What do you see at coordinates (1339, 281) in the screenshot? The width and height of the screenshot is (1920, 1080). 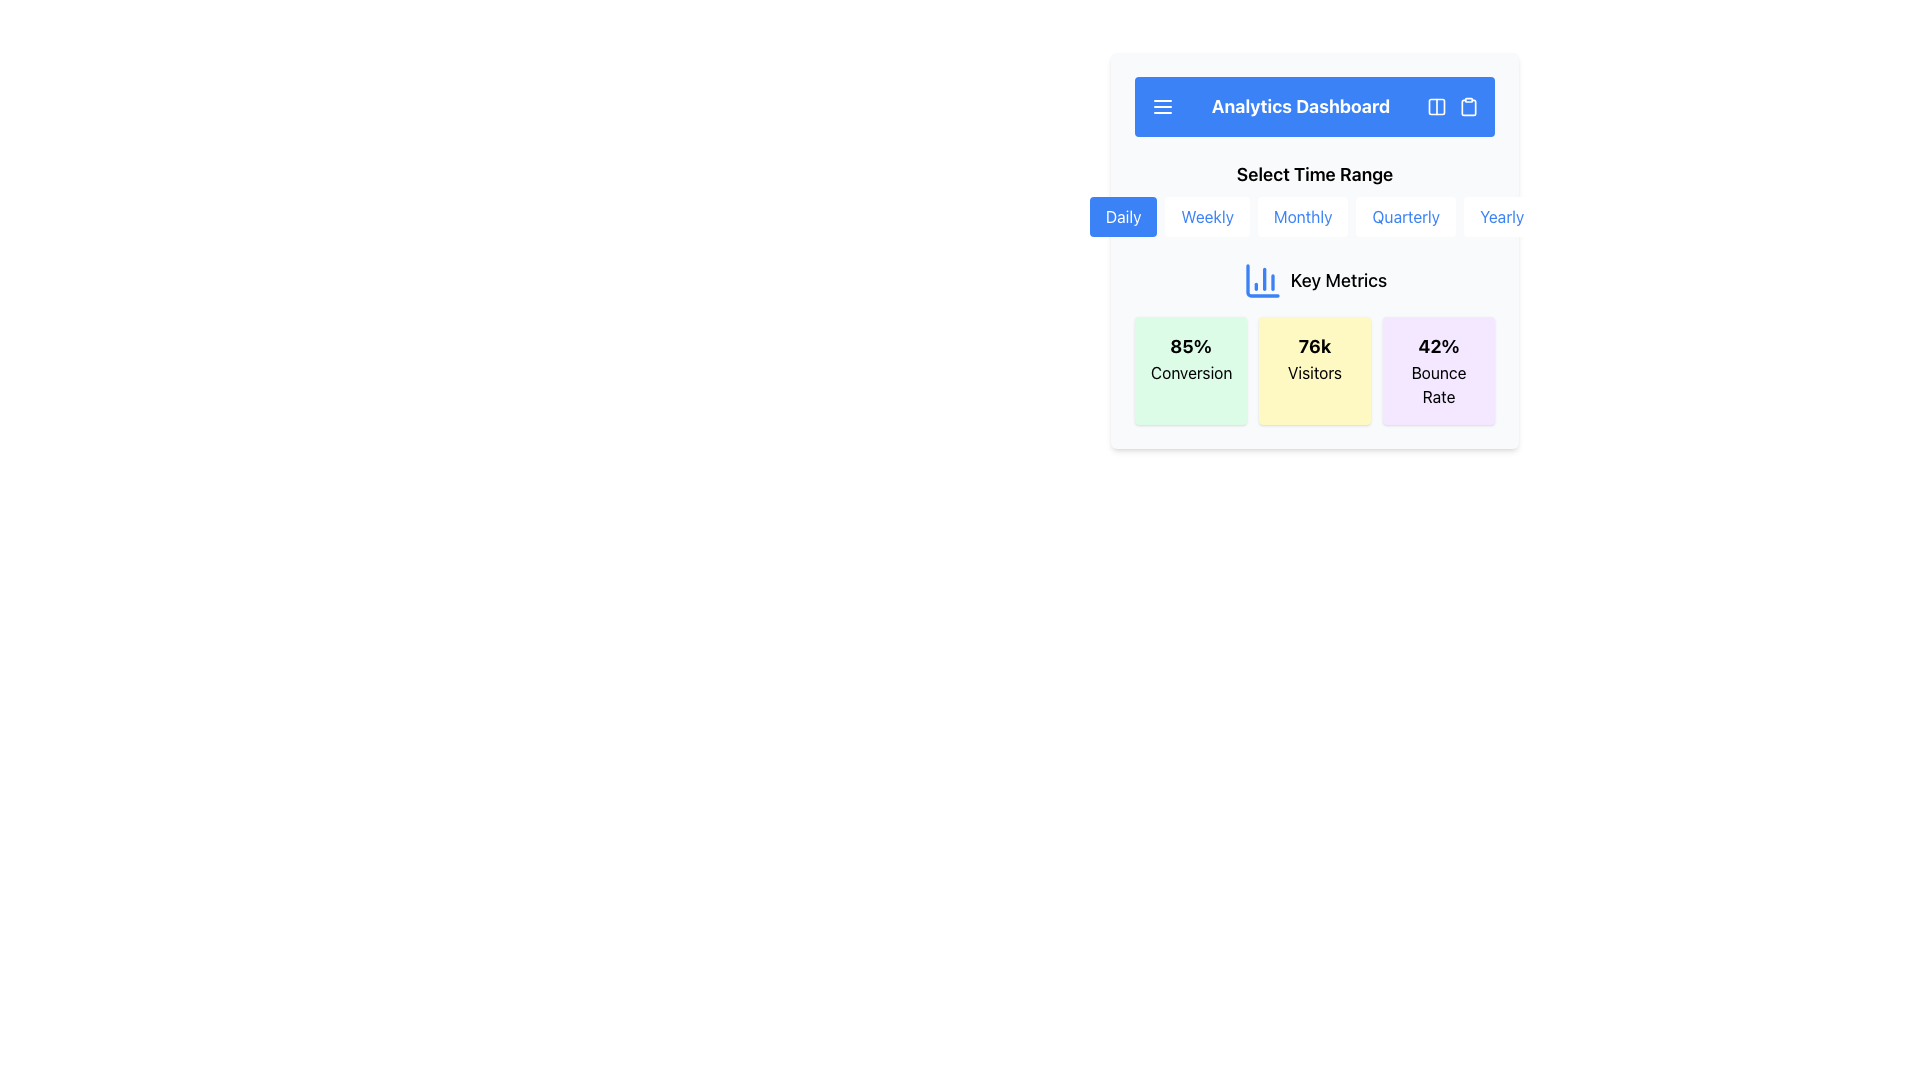 I see `the text label that says 'Key Metrics', which is styled in a large bold font and located in the upper area of the dashboard, to the right of a graphical chart icon` at bounding box center [1339, 281].